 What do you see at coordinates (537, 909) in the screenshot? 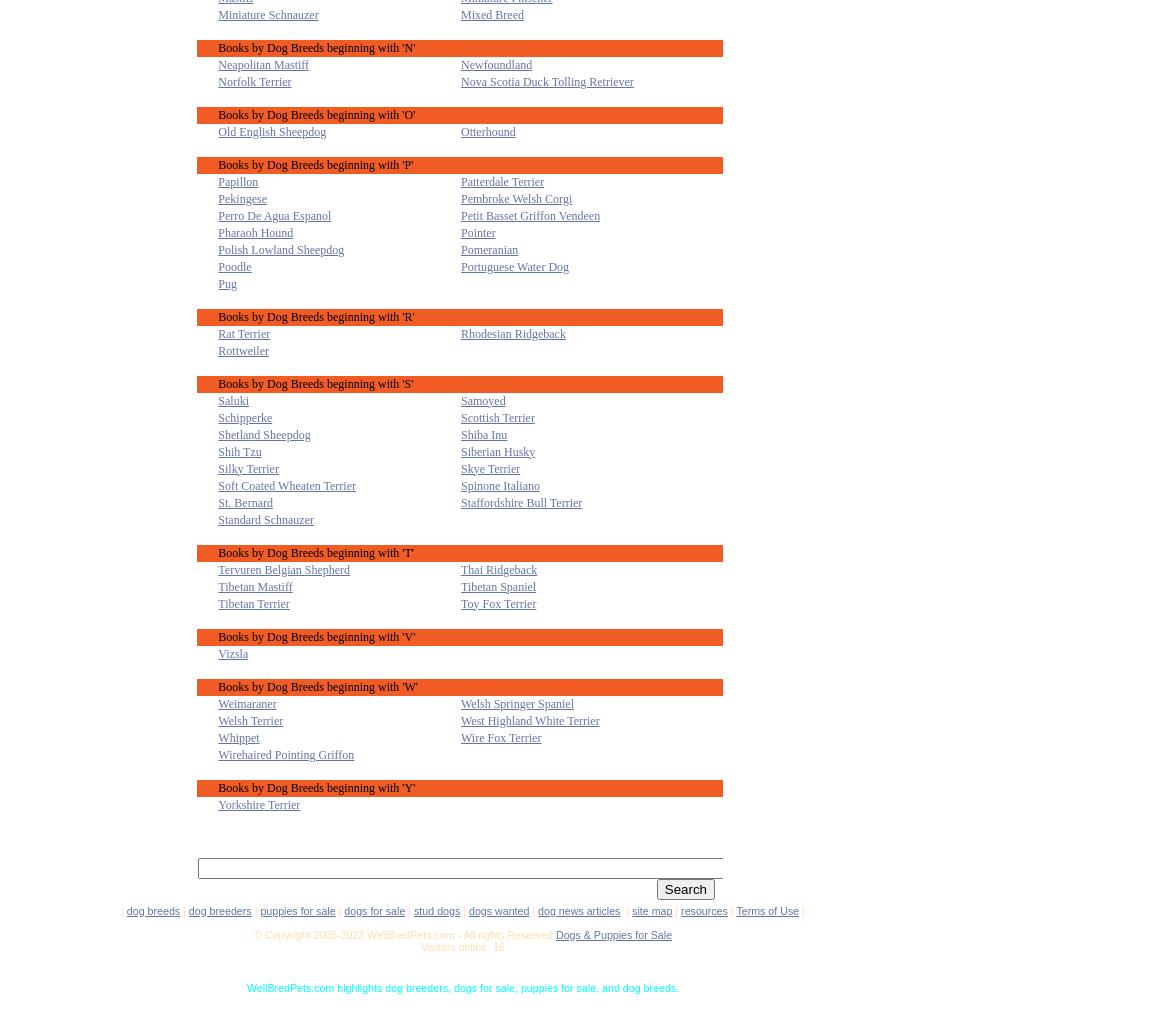
I see `'dog news articles'` at bounding box center [537, 909].